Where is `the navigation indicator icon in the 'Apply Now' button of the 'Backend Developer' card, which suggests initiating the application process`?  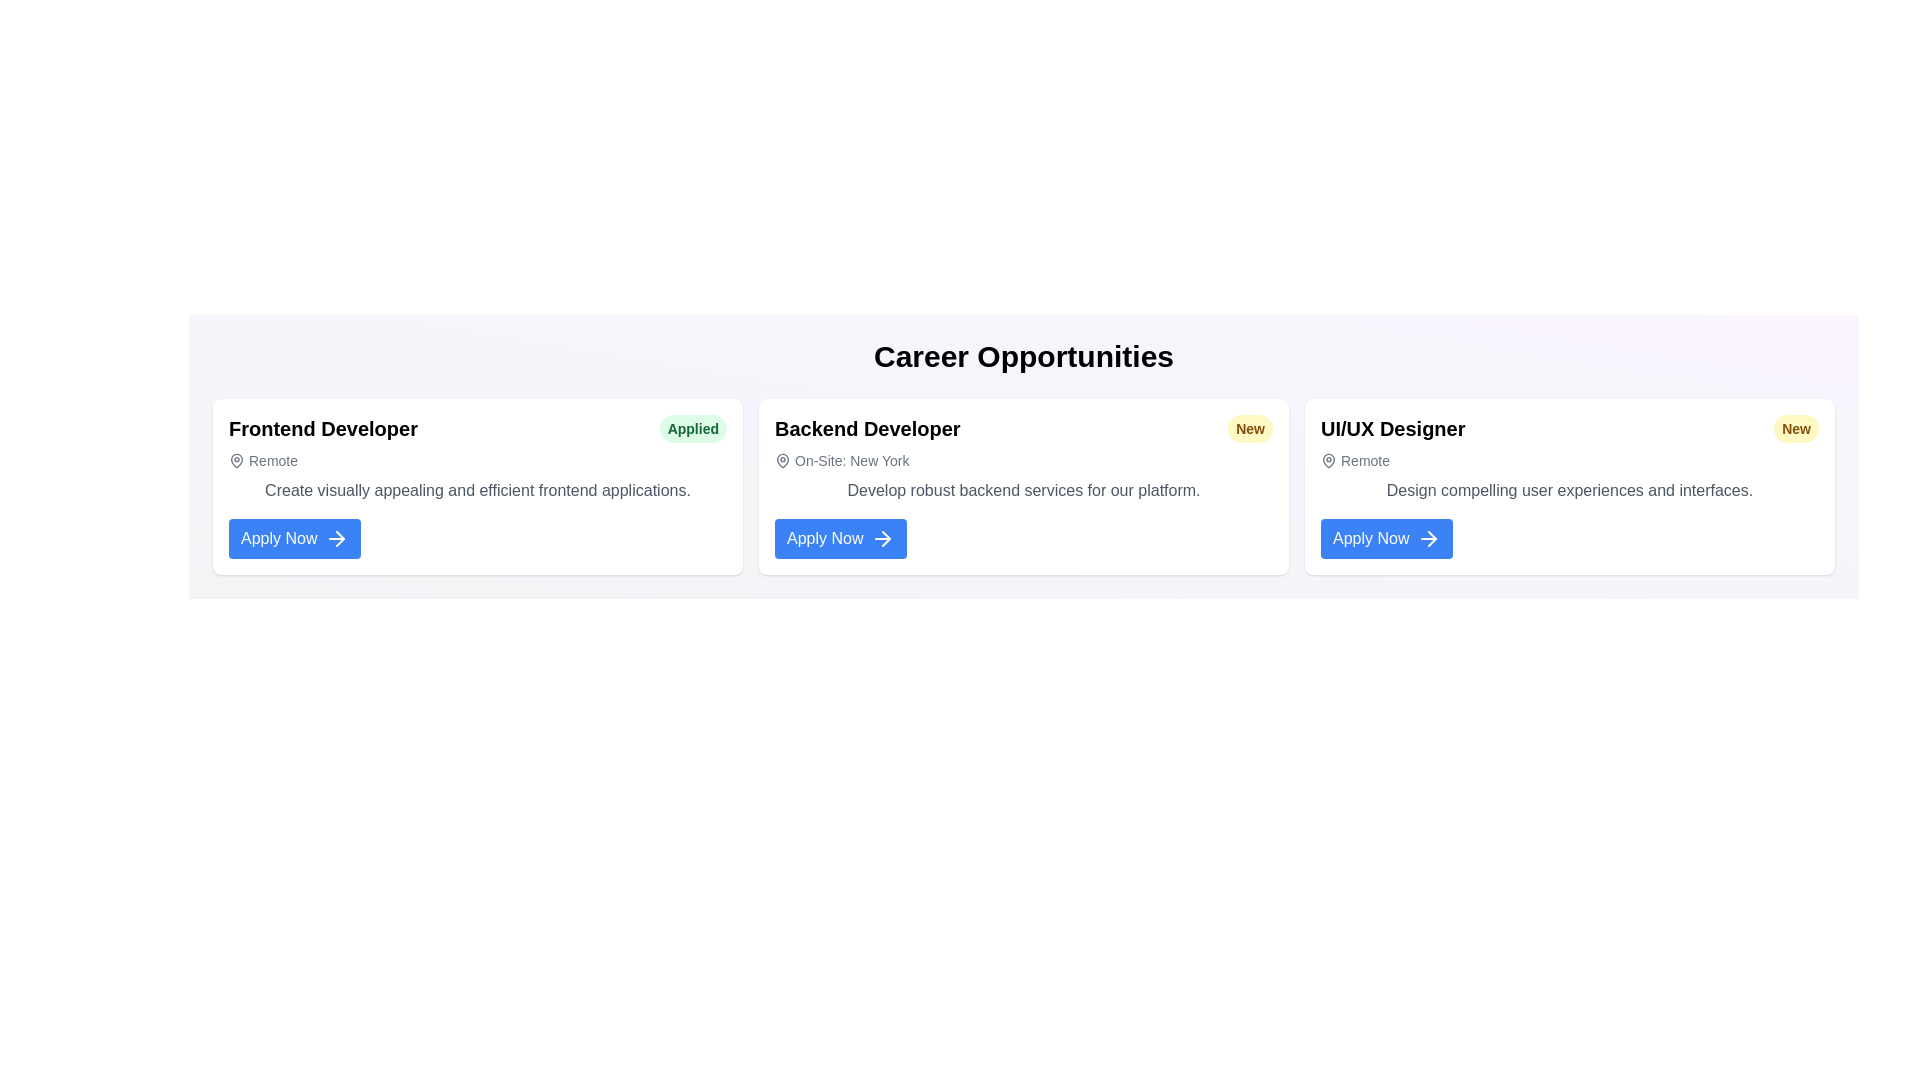 the navigation indicator icon in the 'Apply Now' button of the 'Backend Developer' card, which suggests initiating the application process is located at coordinates (882, 538).